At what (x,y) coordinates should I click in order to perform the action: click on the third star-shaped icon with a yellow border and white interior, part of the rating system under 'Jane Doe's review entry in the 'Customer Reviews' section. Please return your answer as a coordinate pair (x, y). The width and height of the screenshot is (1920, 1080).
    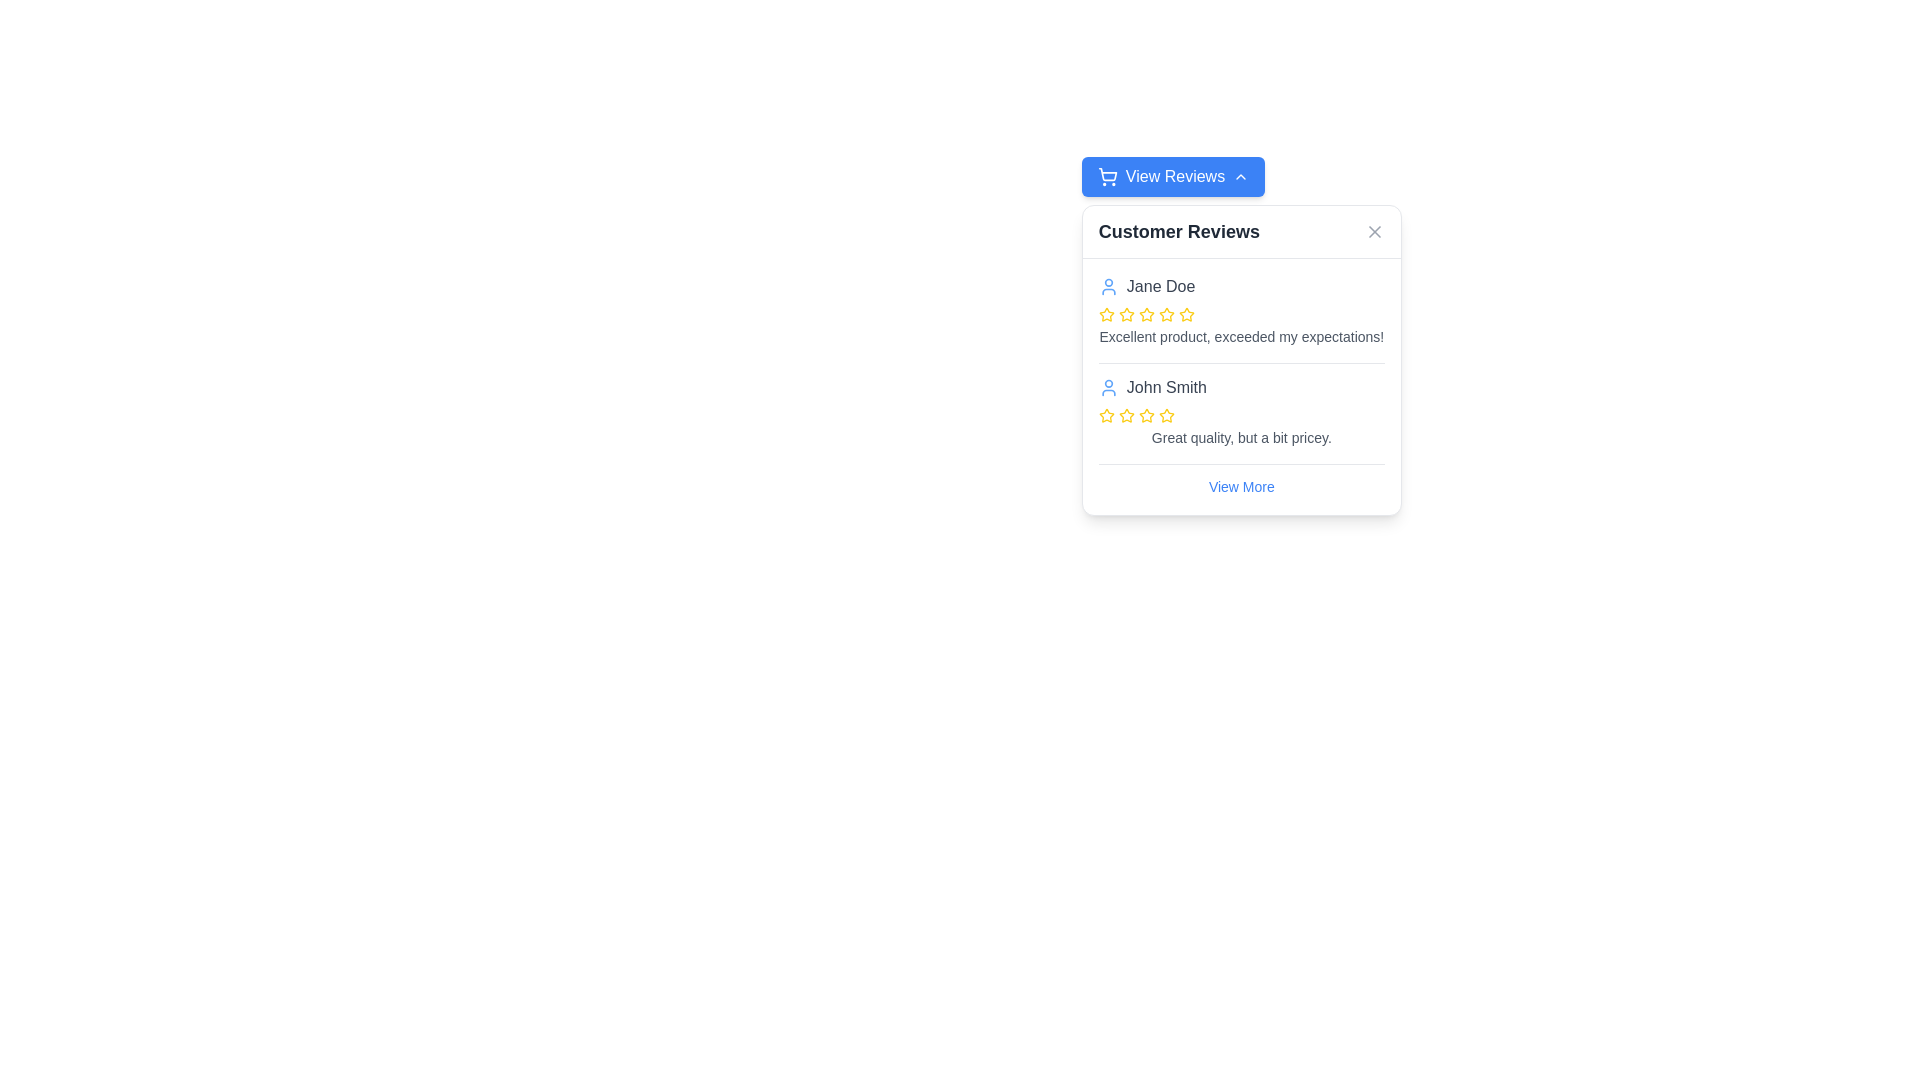
    Looking at the image, I should click on (1146, 314).